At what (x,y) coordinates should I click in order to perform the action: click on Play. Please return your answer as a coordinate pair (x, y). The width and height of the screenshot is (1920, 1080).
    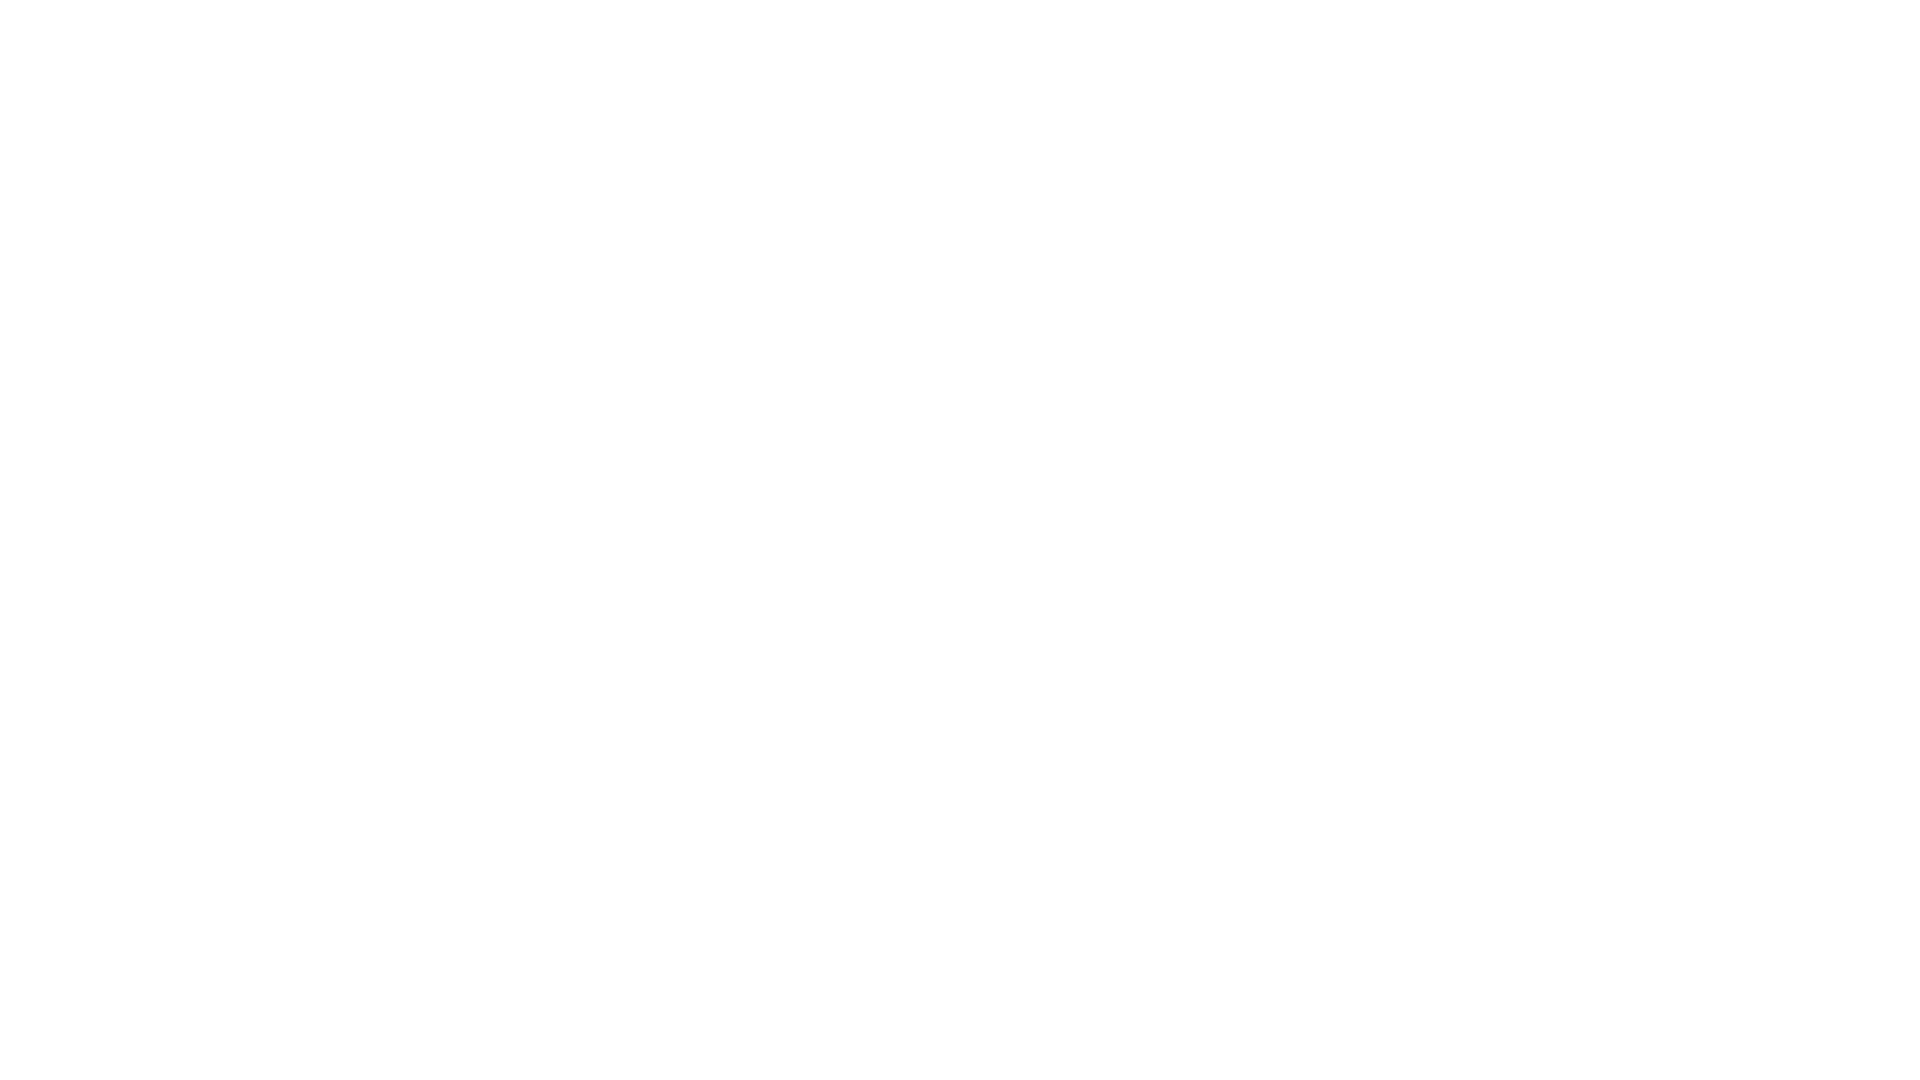
    Looking at the image, I should click on (76, 26).